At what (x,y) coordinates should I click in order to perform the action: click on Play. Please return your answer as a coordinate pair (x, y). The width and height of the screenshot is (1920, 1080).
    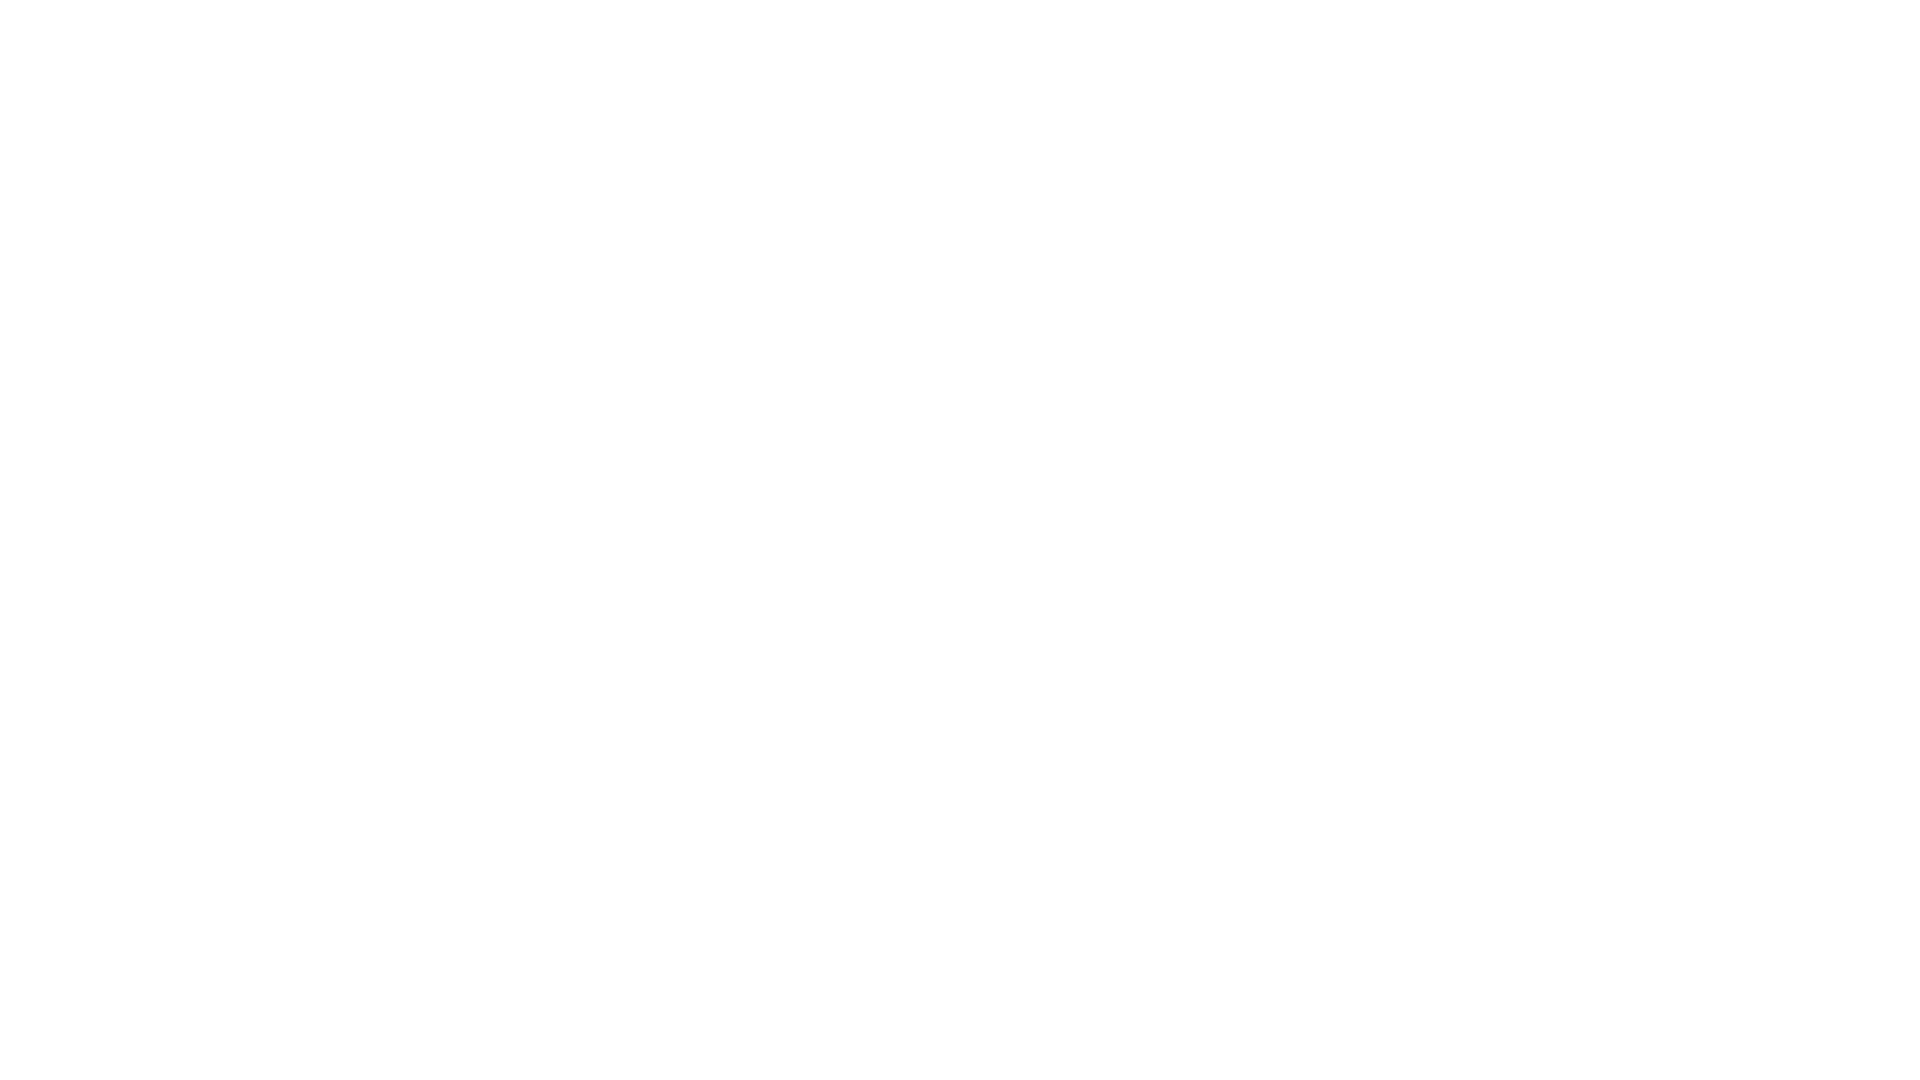
    Looking at the image, I should click on (76, 26).